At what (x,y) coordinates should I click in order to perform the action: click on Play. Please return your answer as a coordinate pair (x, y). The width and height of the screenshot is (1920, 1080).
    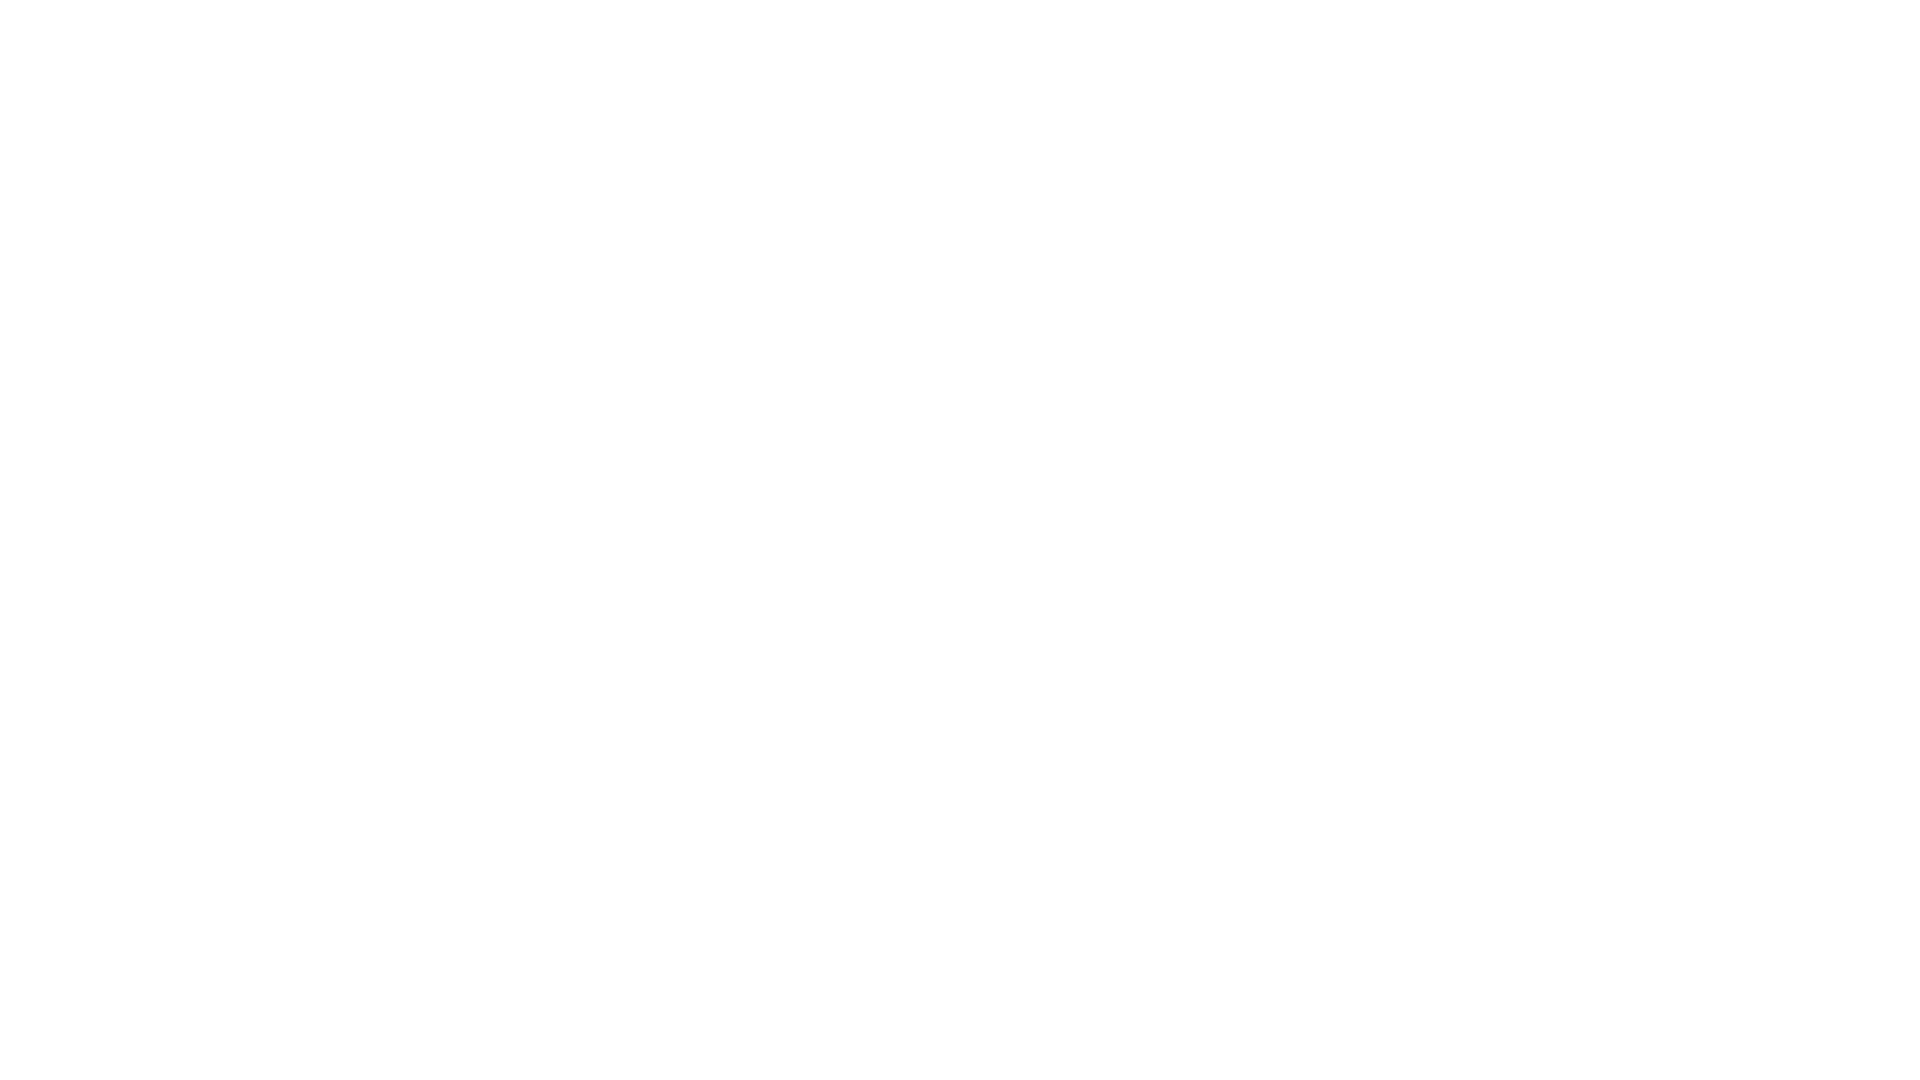
    Looking at the image, I should click on (76, 26).